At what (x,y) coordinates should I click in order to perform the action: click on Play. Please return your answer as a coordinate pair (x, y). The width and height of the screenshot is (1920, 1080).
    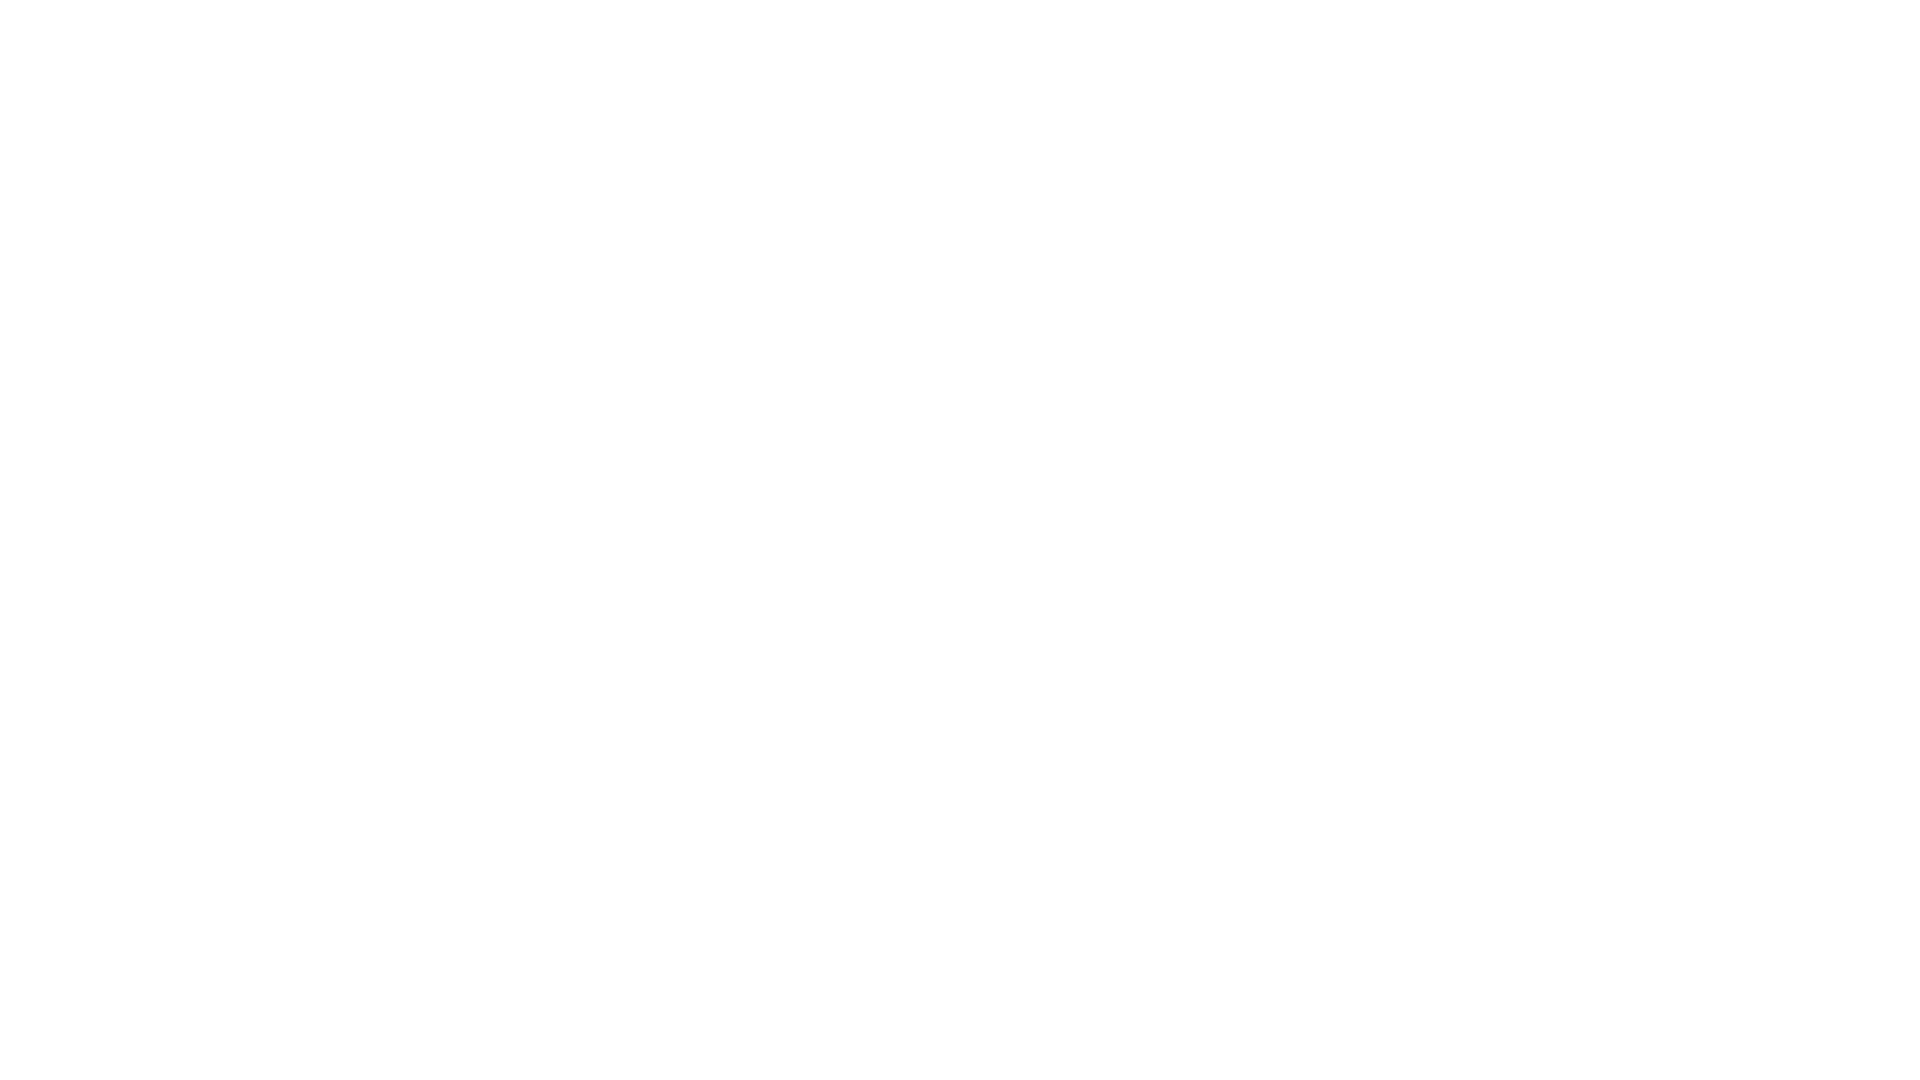
    Looking at the image, I should click on (76, 26).